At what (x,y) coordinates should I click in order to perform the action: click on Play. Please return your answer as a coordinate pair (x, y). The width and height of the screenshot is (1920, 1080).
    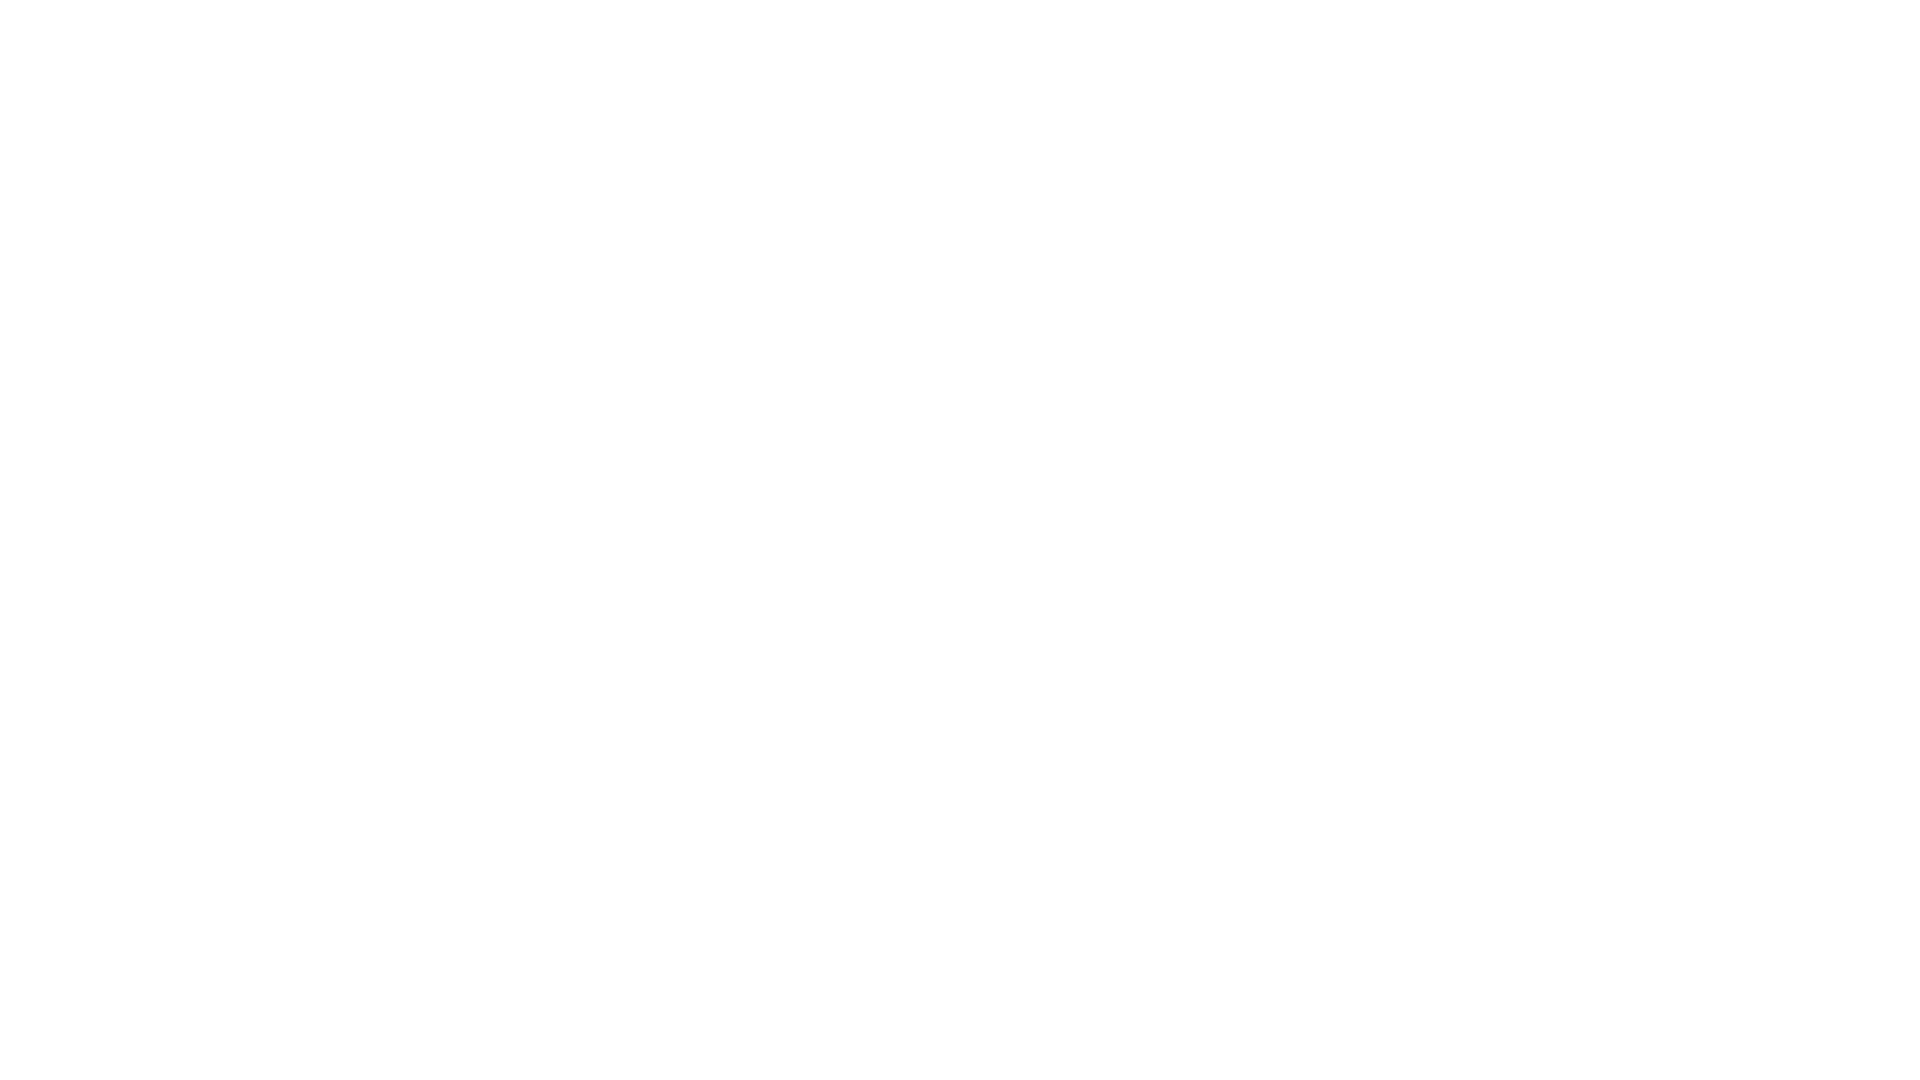
    Looking at the image, I should click on (76, 26).